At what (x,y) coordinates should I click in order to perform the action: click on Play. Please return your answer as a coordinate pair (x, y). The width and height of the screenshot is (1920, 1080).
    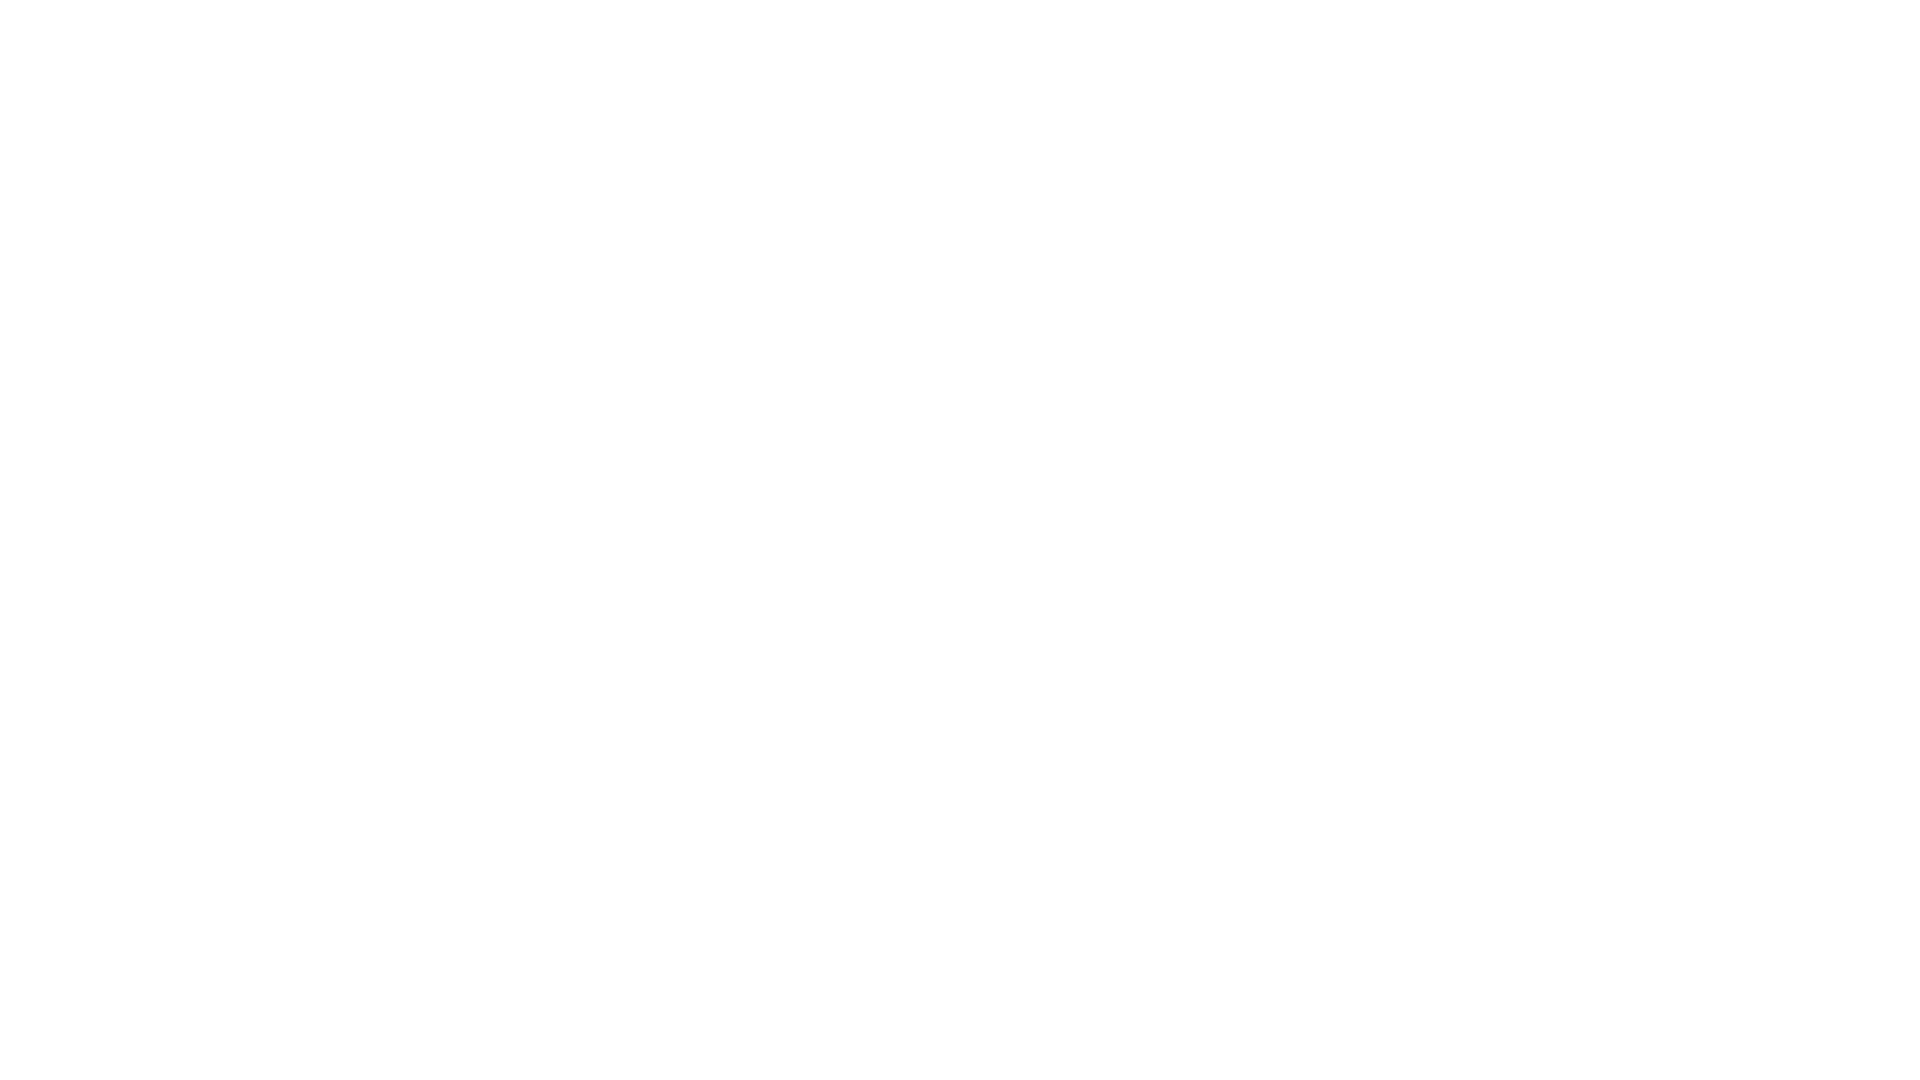
    Looking at the image, I should click on (76, 26).